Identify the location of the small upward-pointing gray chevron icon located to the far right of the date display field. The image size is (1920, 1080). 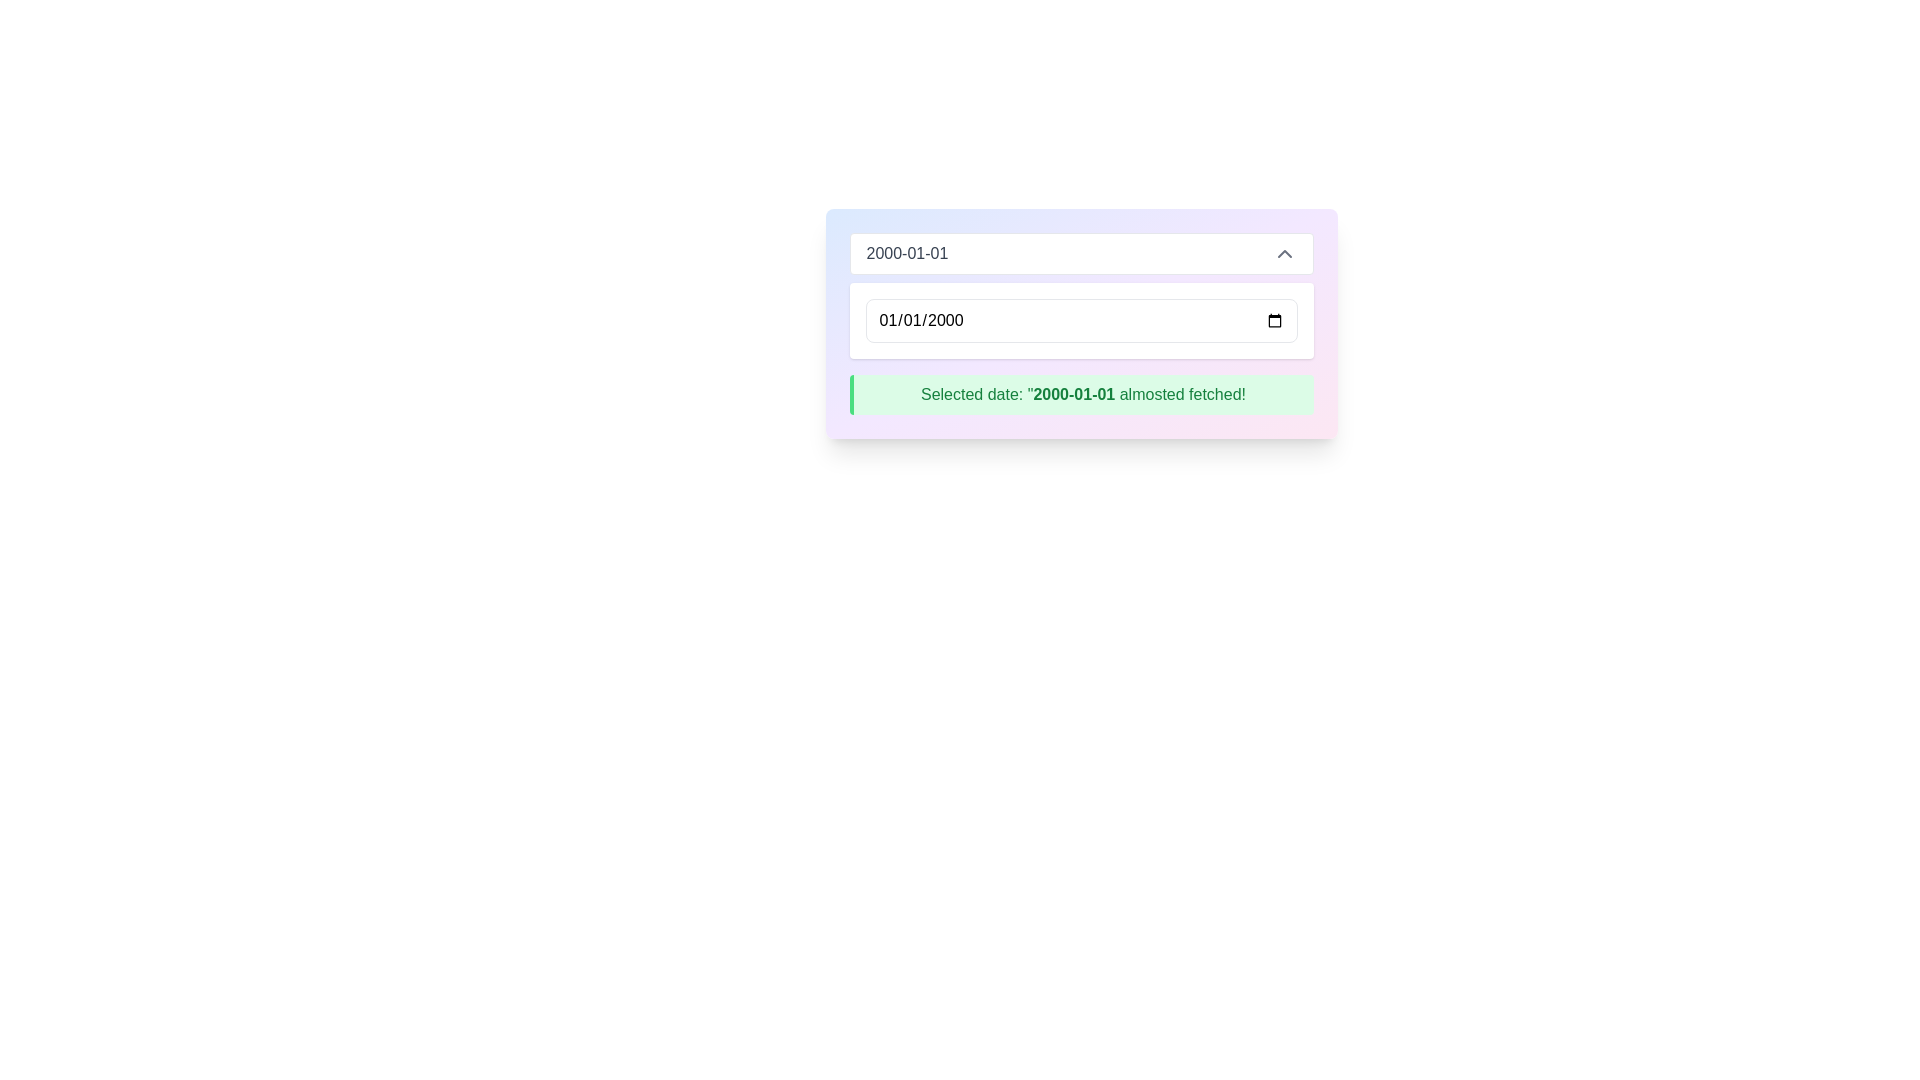
(1284, 253).